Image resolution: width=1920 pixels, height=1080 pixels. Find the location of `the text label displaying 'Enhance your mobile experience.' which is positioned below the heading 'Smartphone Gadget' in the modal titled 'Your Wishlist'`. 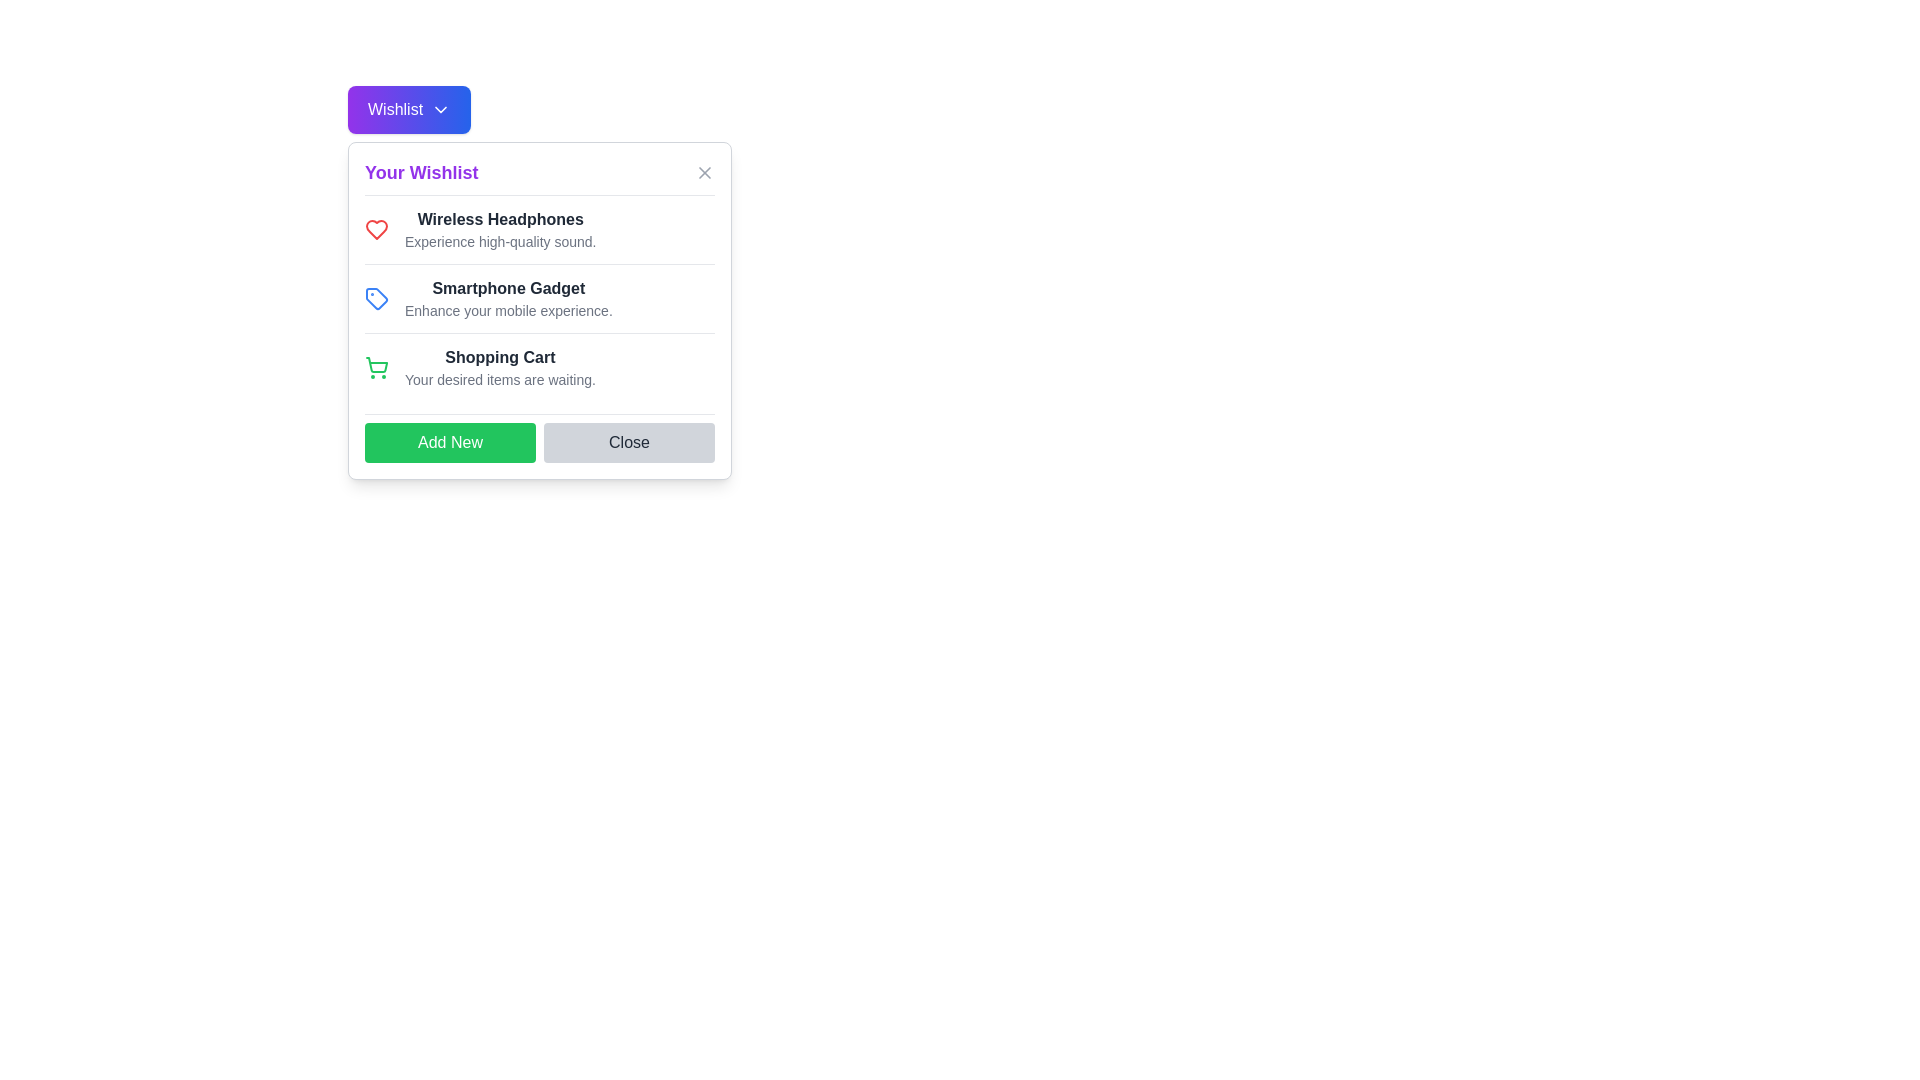

the text label displaying 'Enhance your mobile experience.' which is positioned below the heading 'Smartphone Gadget' in the modal titled 'Your Wishlist' is located at coordinates (508, 311).